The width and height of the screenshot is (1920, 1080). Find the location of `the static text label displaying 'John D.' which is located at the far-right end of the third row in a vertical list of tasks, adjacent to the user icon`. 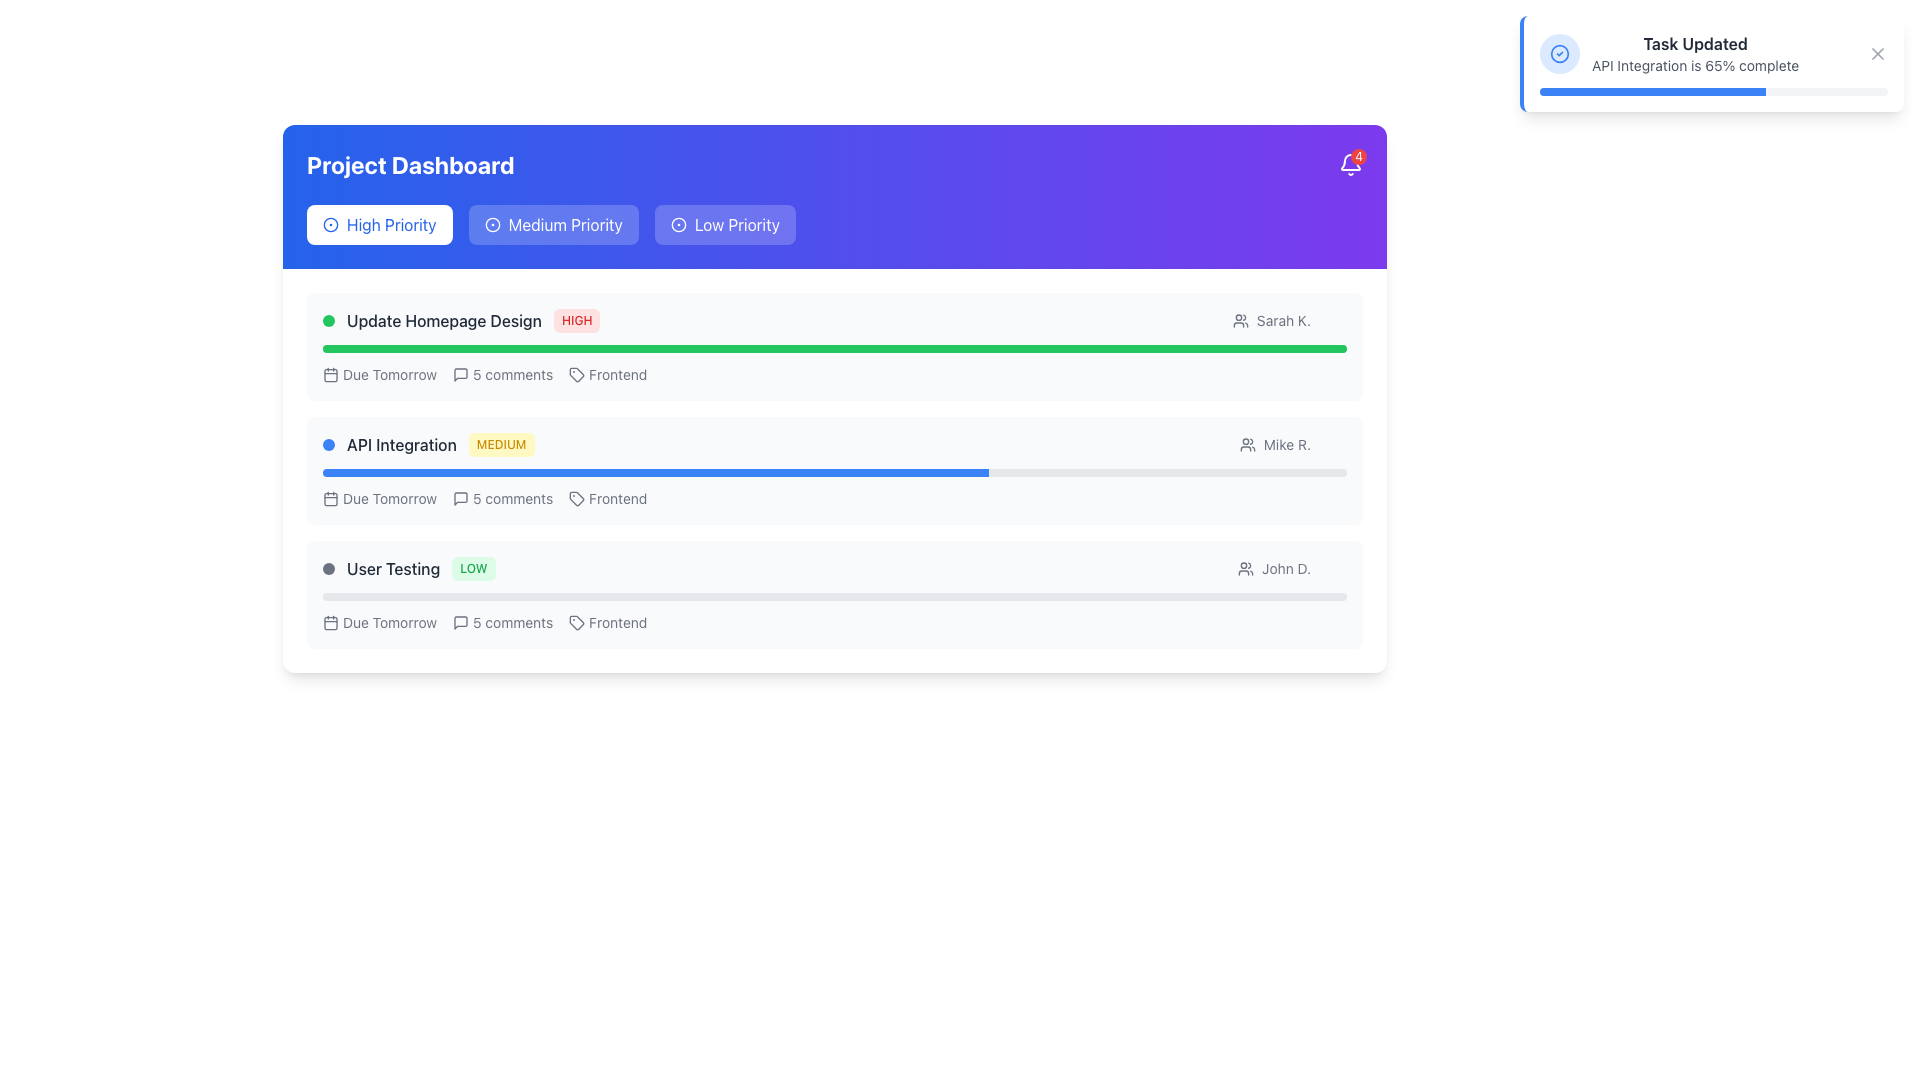

the static text label displaying 'John D.' which is located at the far-right end of the third row in a vertical list of tasks, adjacent to the user icon is located at coordinates (1292, 569).